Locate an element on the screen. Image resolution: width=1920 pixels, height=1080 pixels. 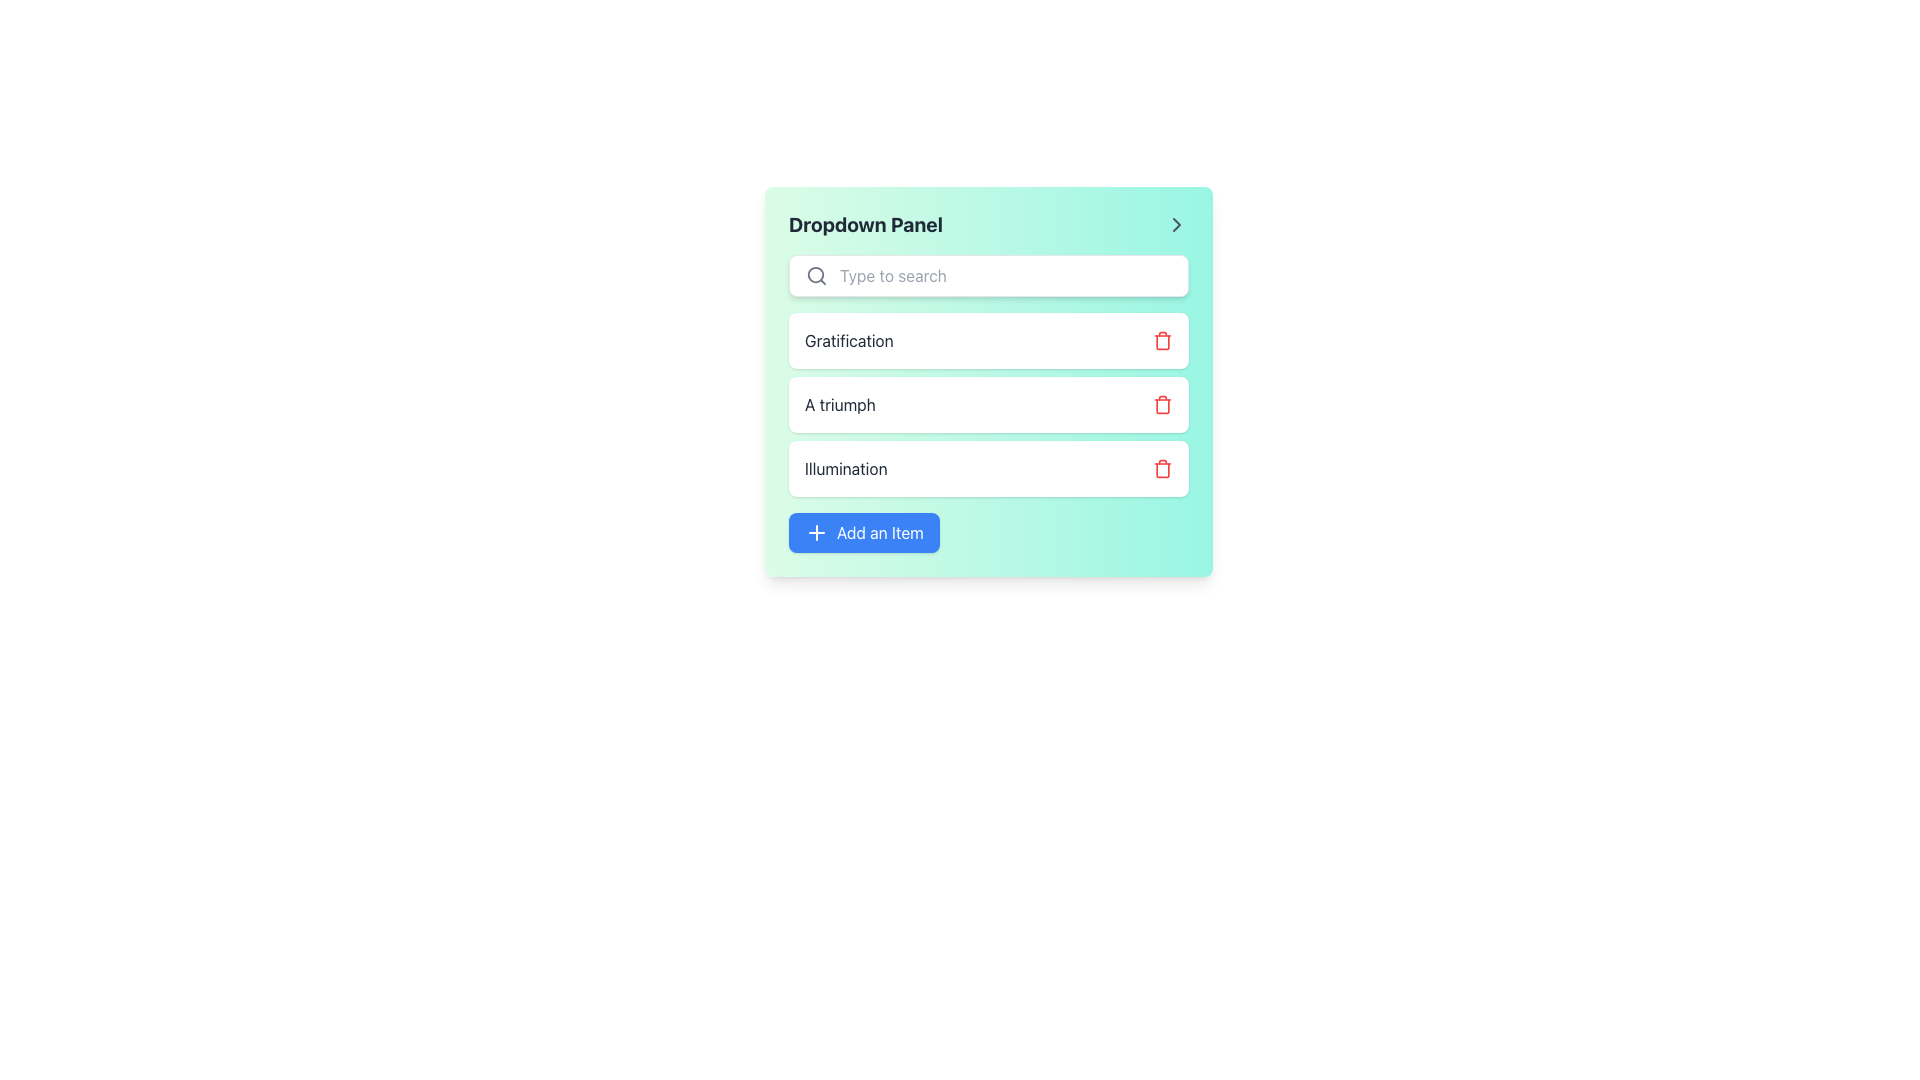
the search icon located at the beginning of the input field with the placeholder text 'Type to search' is located at coordinates (816, 276).